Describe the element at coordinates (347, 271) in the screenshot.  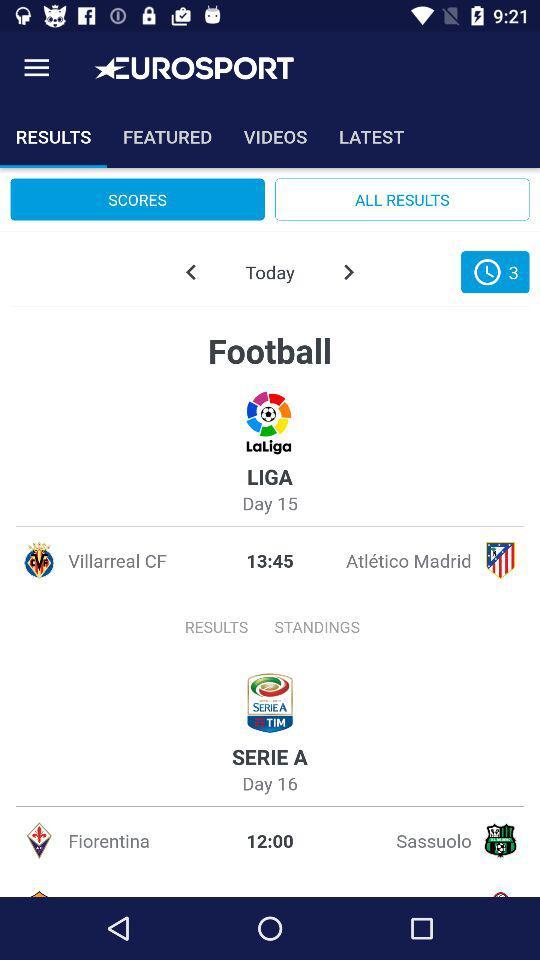
I see `next day` at that location.